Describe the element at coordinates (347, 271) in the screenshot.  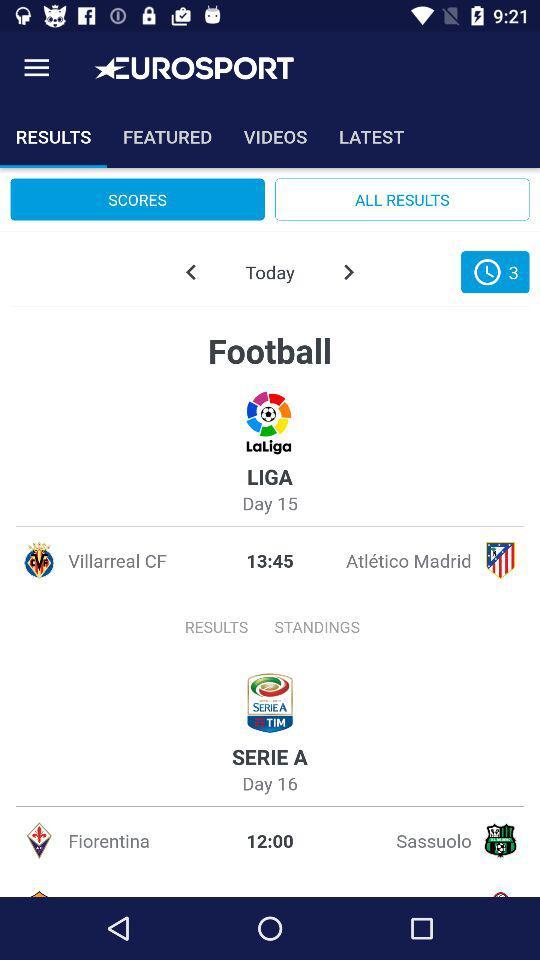
I see `next day` at that location.